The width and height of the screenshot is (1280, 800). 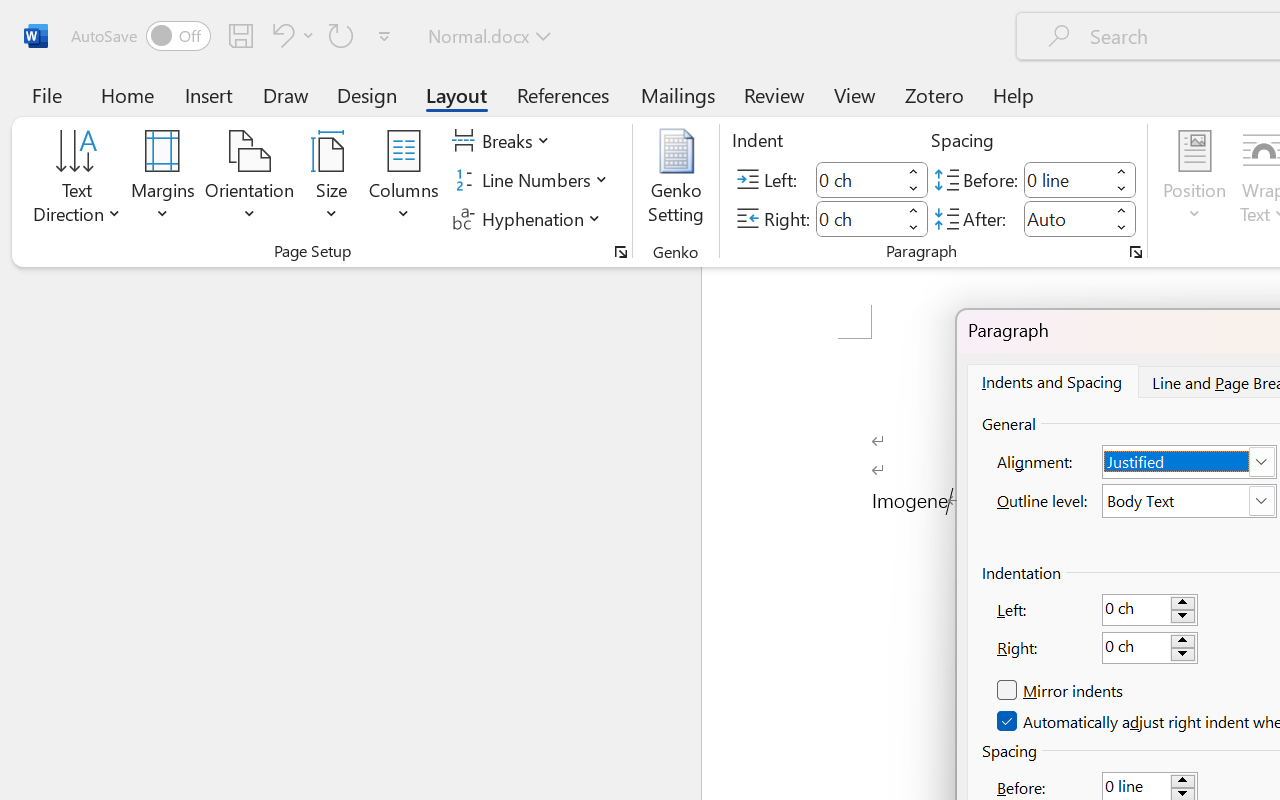 What do you see at coordinates (858, 218) in the screenshot?
I see `'Indent Right'` at bounding box center [858, 218].